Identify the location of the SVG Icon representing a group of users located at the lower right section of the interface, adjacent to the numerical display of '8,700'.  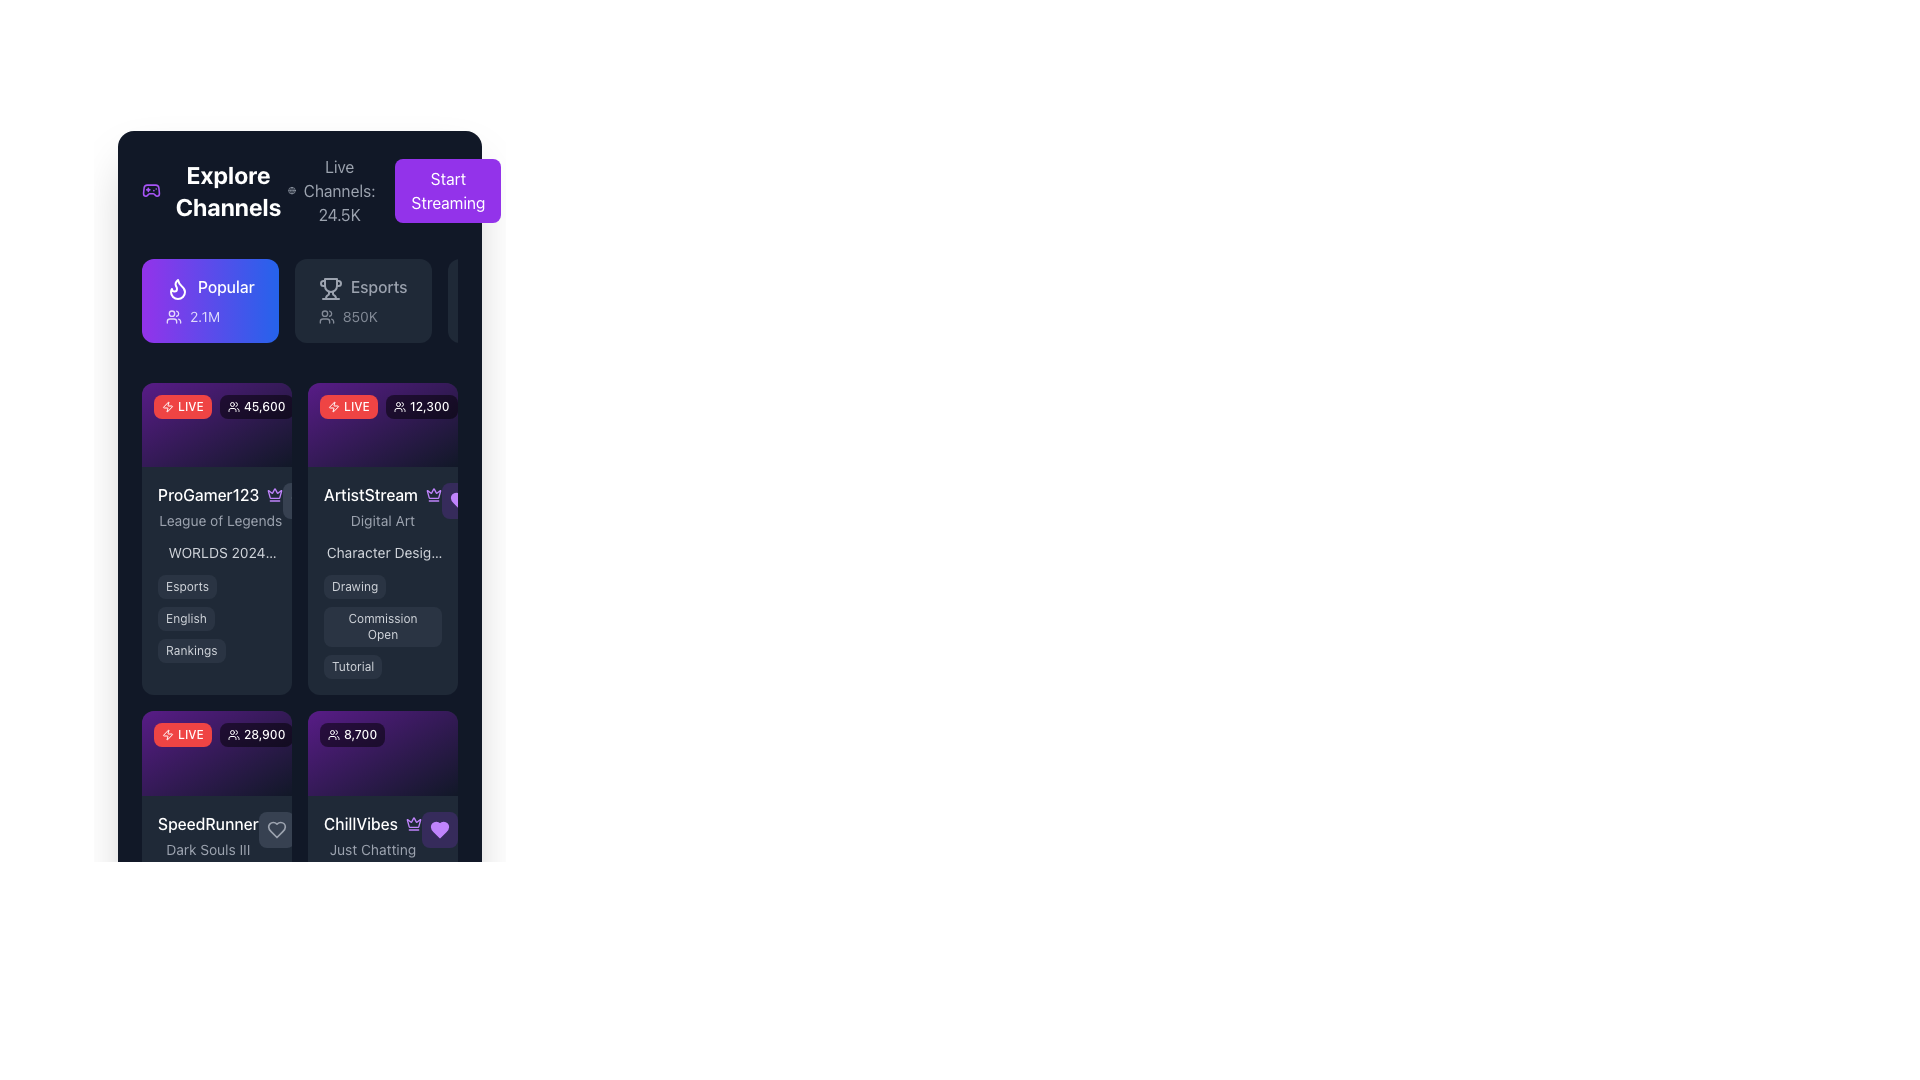
(334, 735).